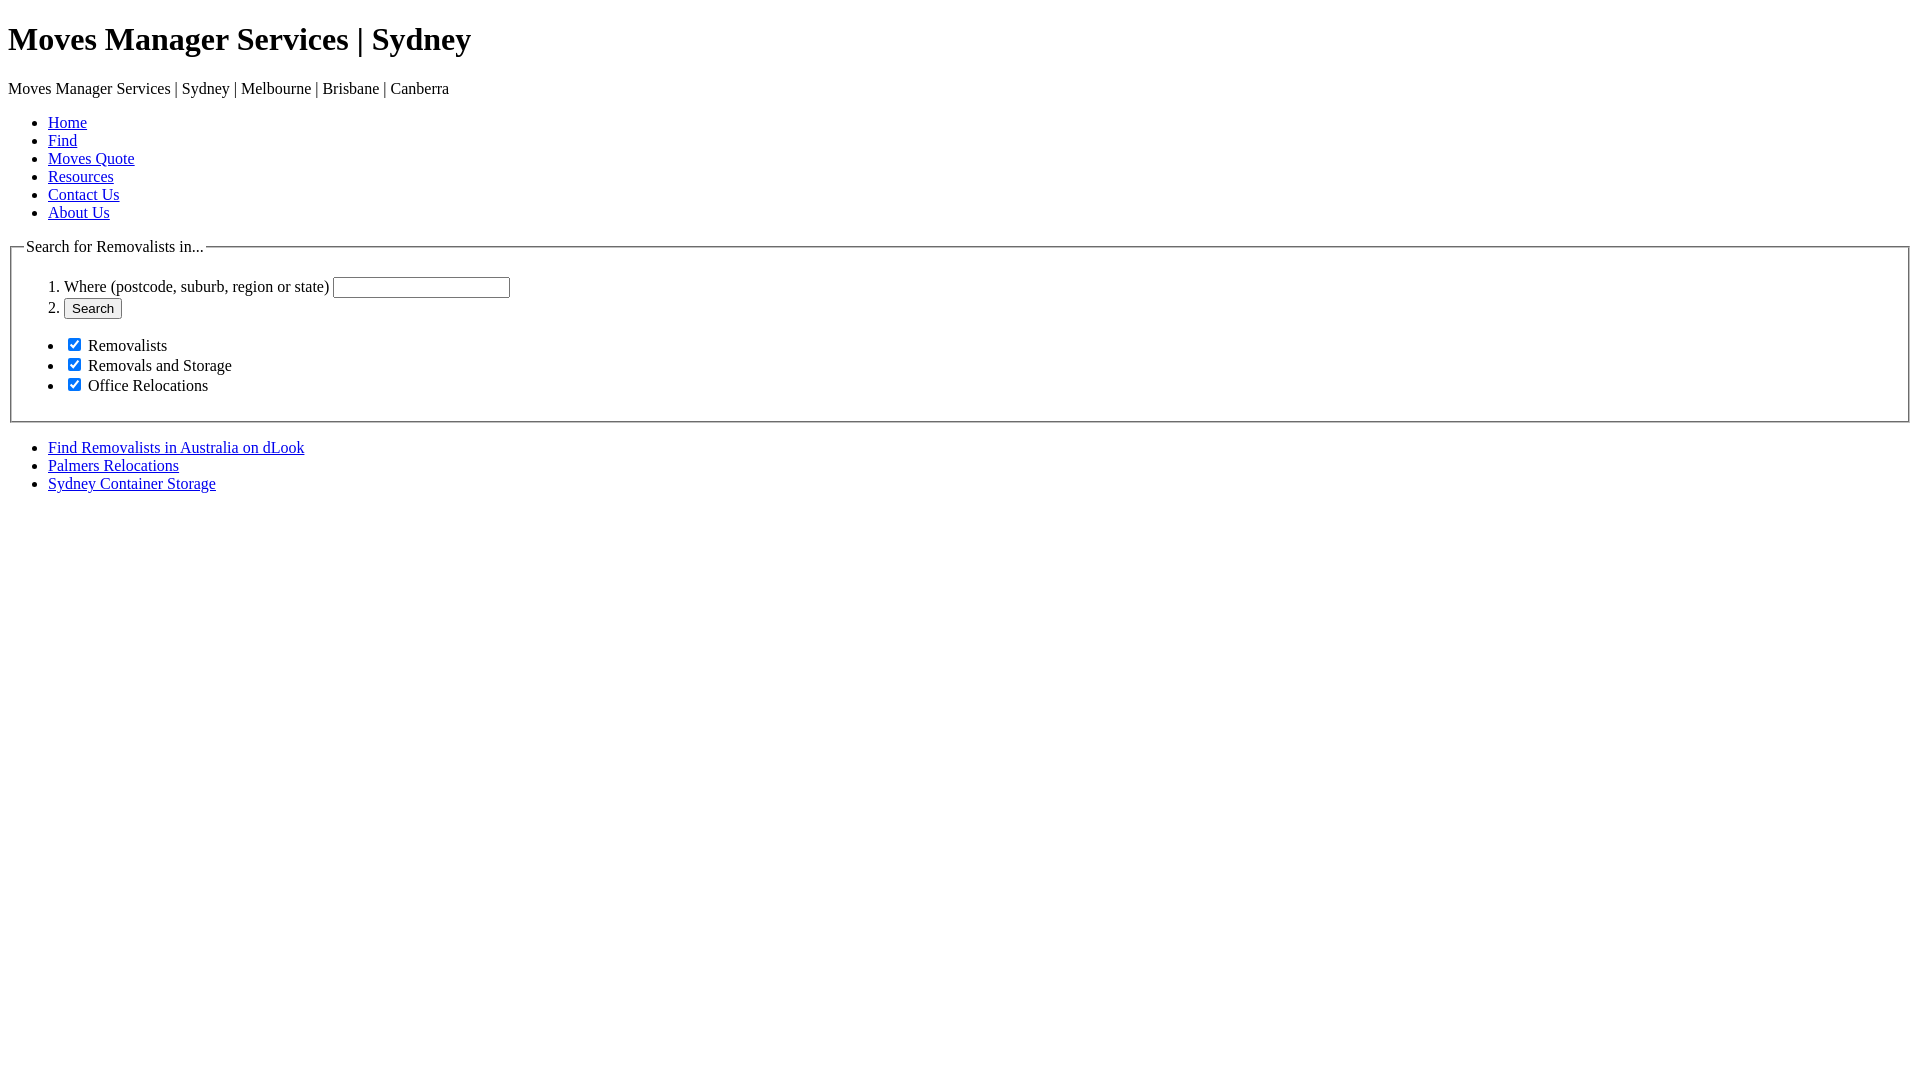  I want to click on 'Find', so click(62, 139).